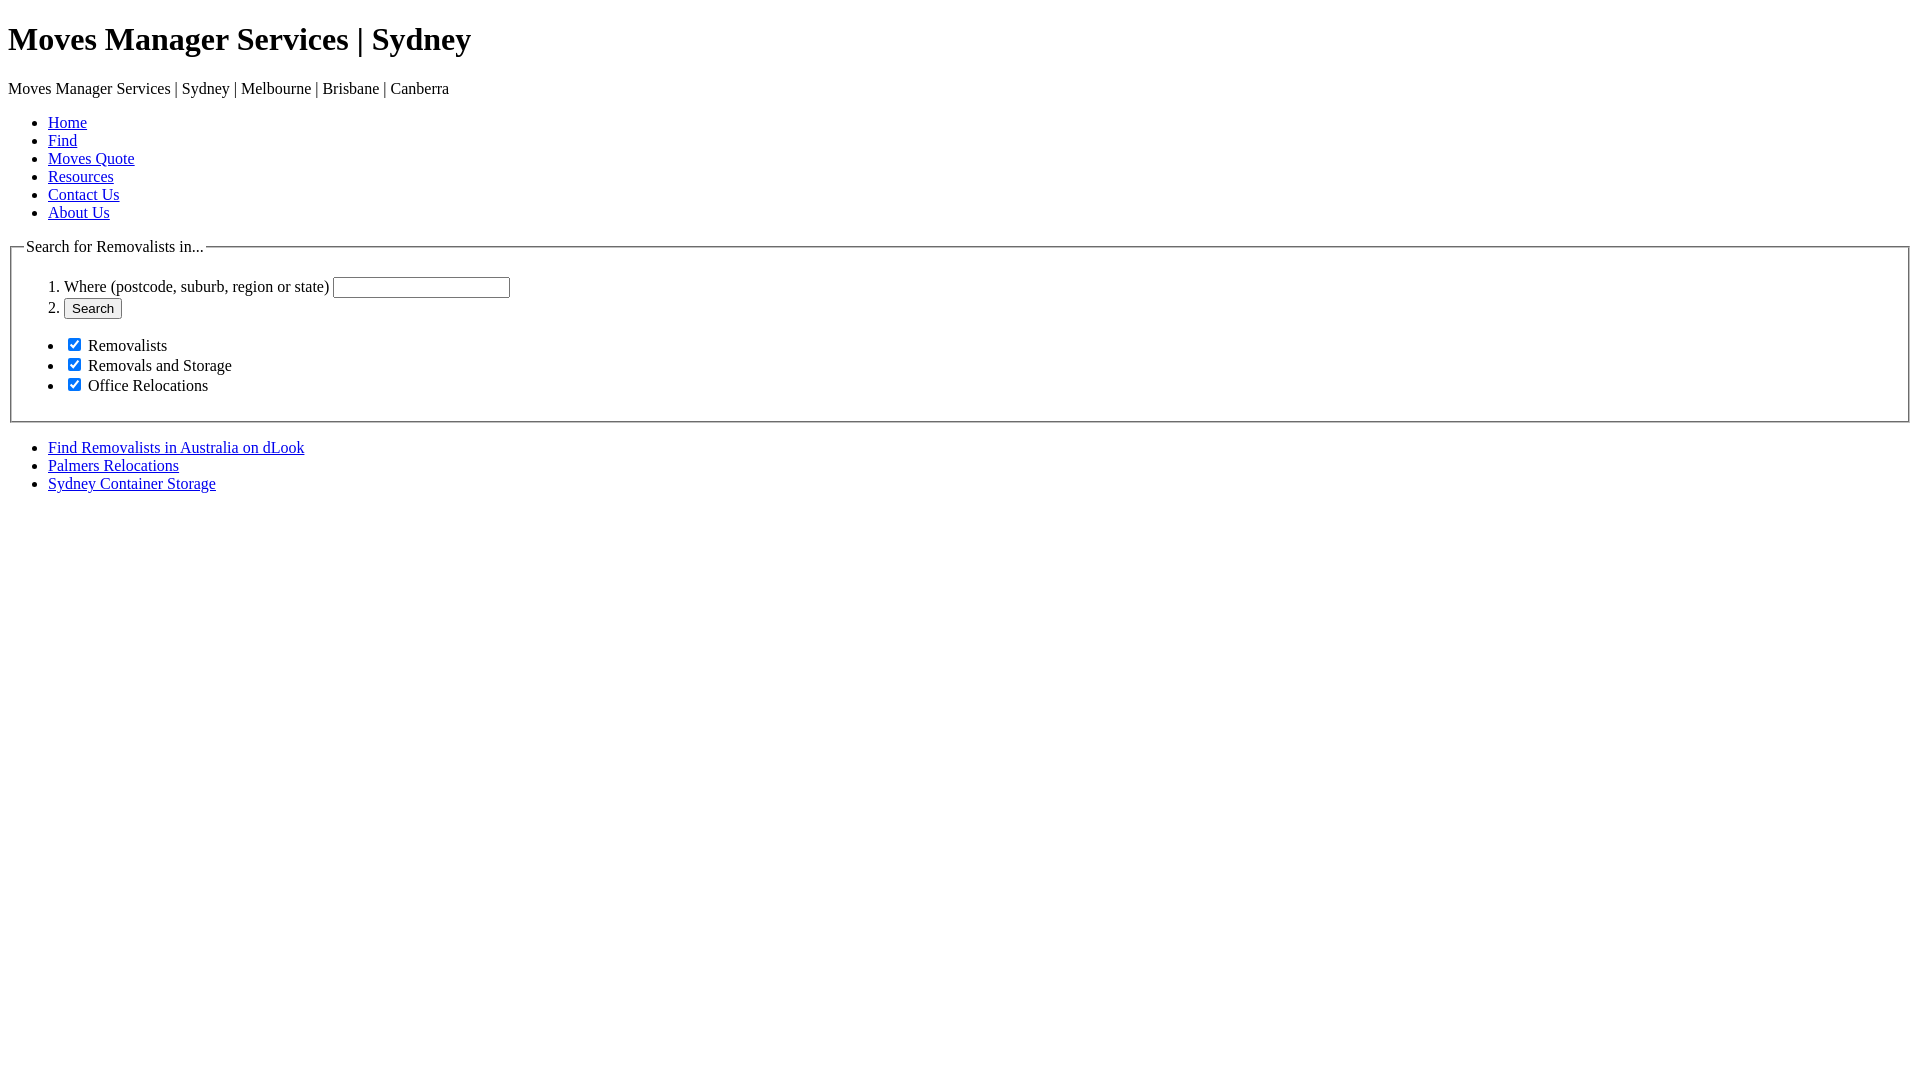  I want to click on 'Find', so click(62, 139).